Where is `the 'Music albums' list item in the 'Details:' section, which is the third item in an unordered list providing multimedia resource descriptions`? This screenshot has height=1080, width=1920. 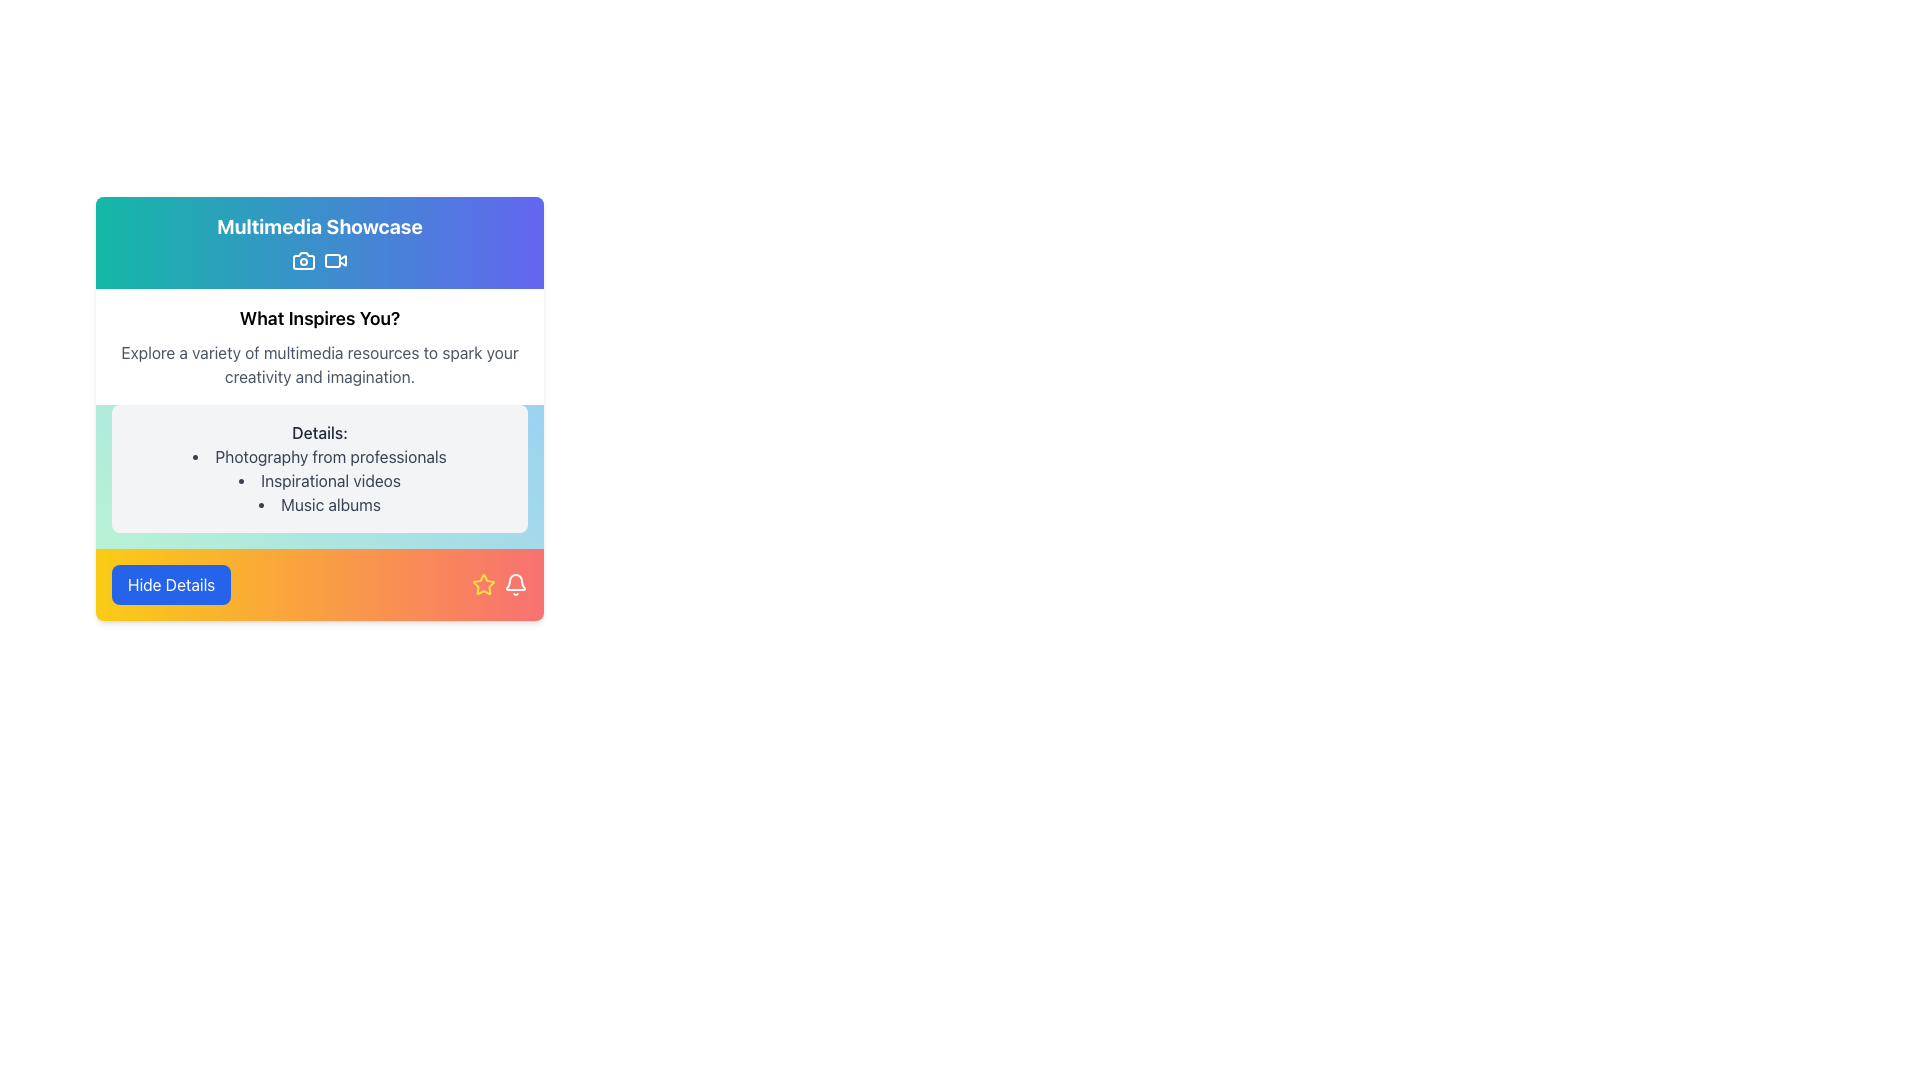 the 'Music albums' list item in the 'Details:' section, which is the third item in an unordered list providing multimedia resource descriptions is located at coordinates (320, 504).